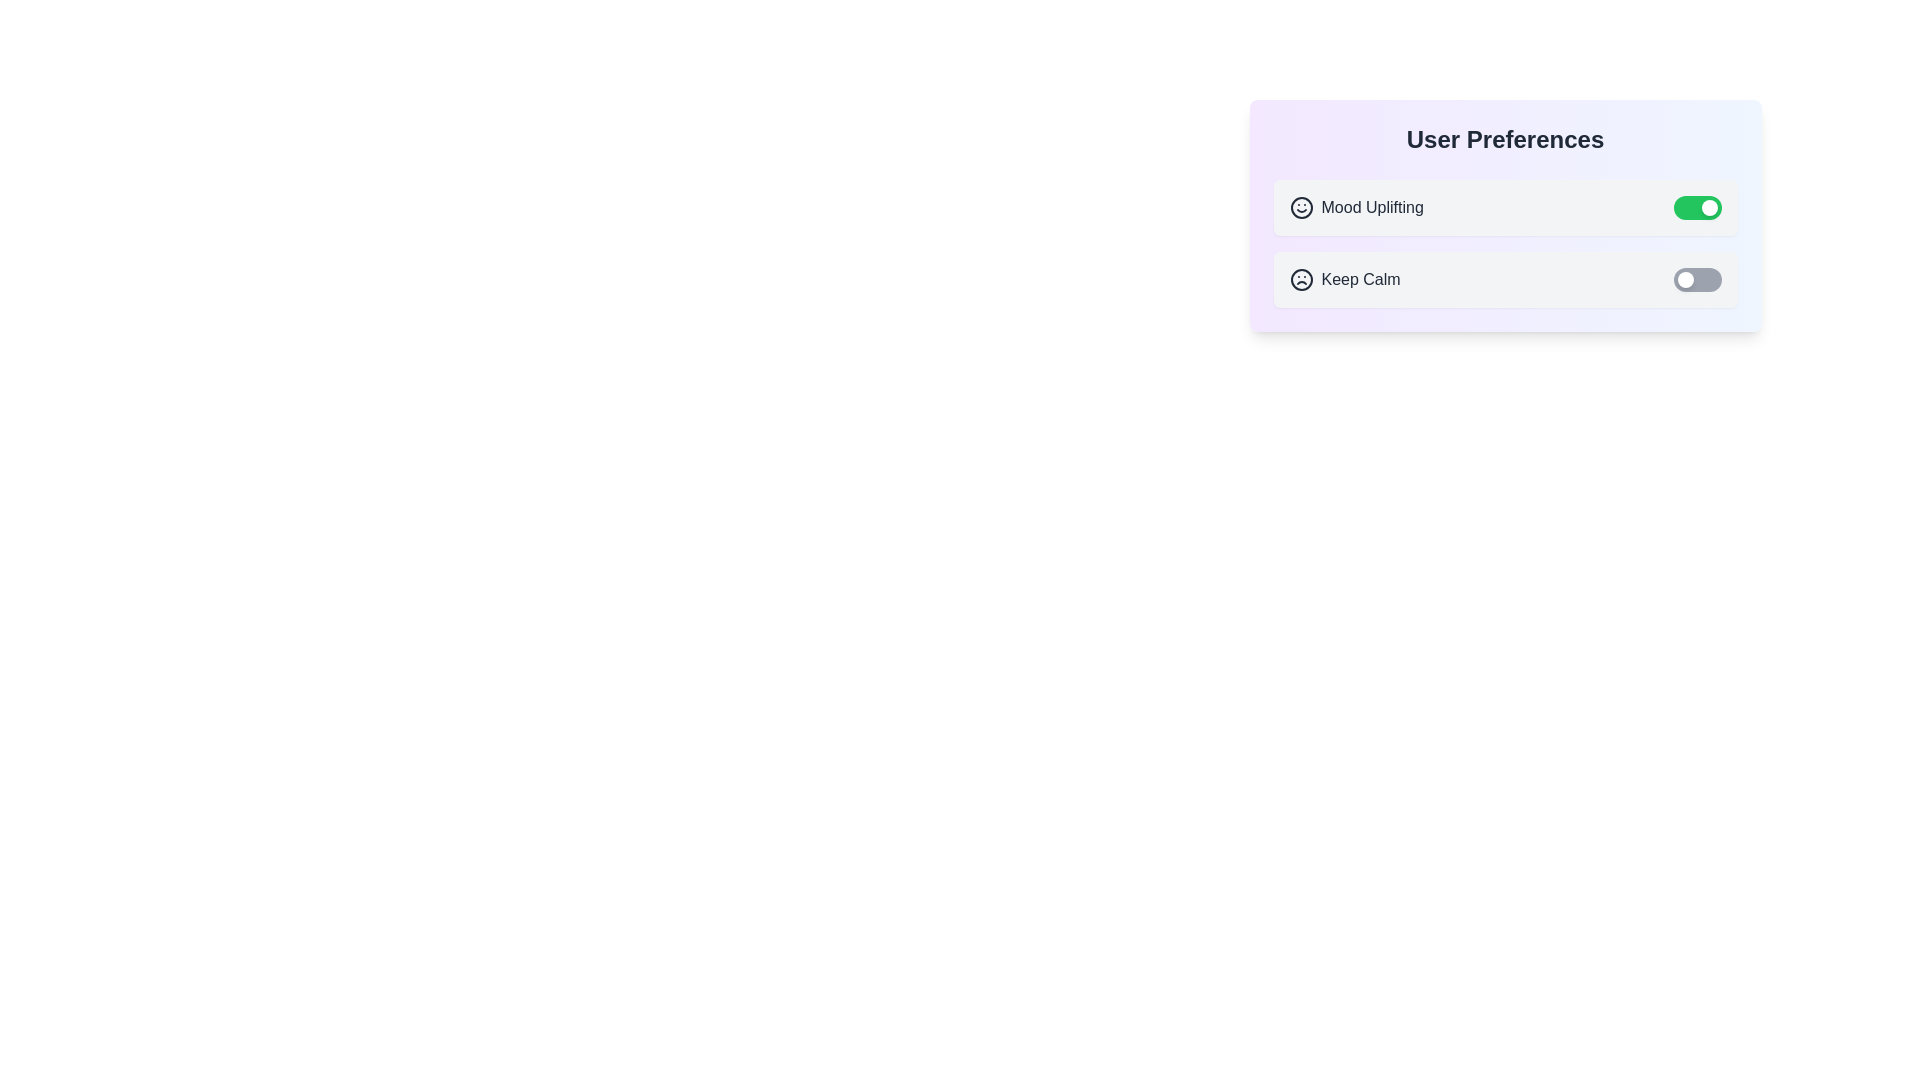  What do you see at coordinates (1301, 208) in the screenshot?
I see `the SVG circle element that visually represents the smiley face icon for the 'Mood Uplifting' preference in the 'User Preferences' card` at bounding box center [1301, 208].